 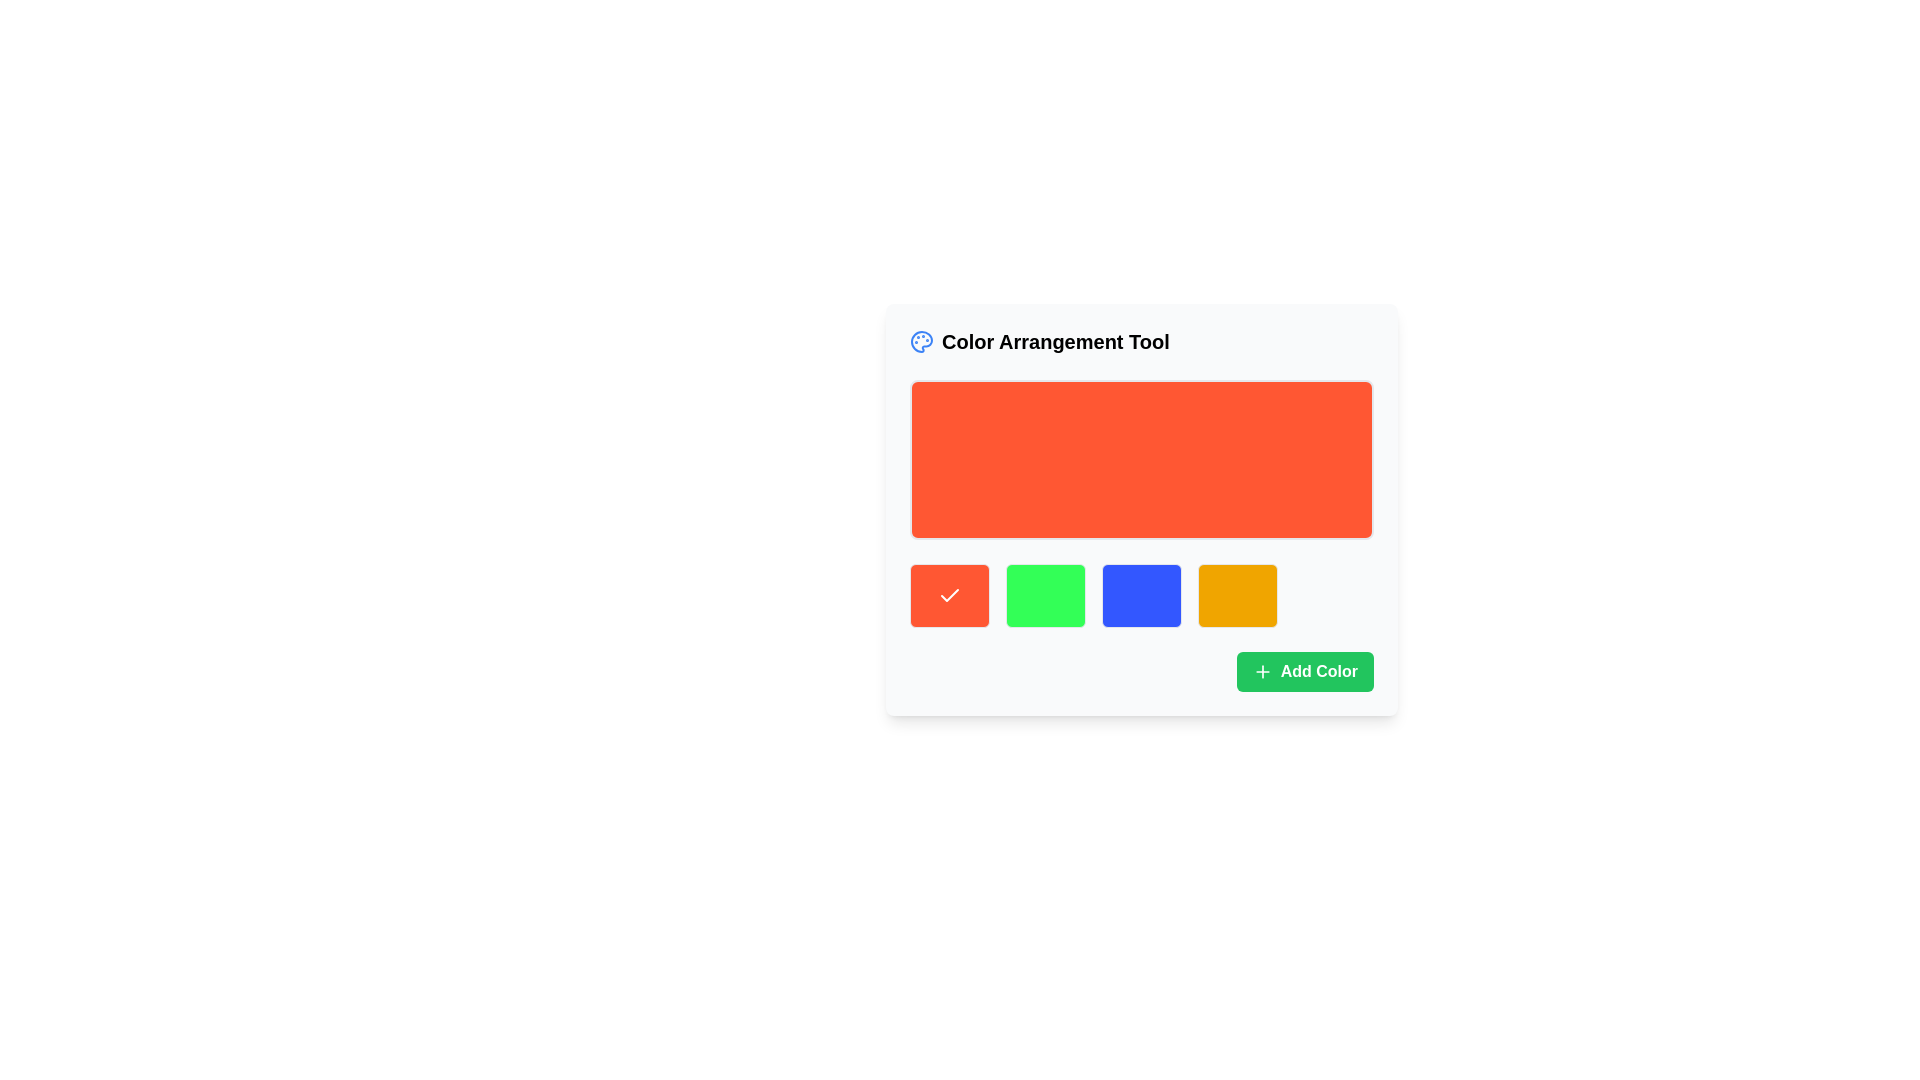 I want to click on the large color swatch in the Visual Display Component located below the 'Color Arrangement Tool' title, so click(x=1142, y=459).